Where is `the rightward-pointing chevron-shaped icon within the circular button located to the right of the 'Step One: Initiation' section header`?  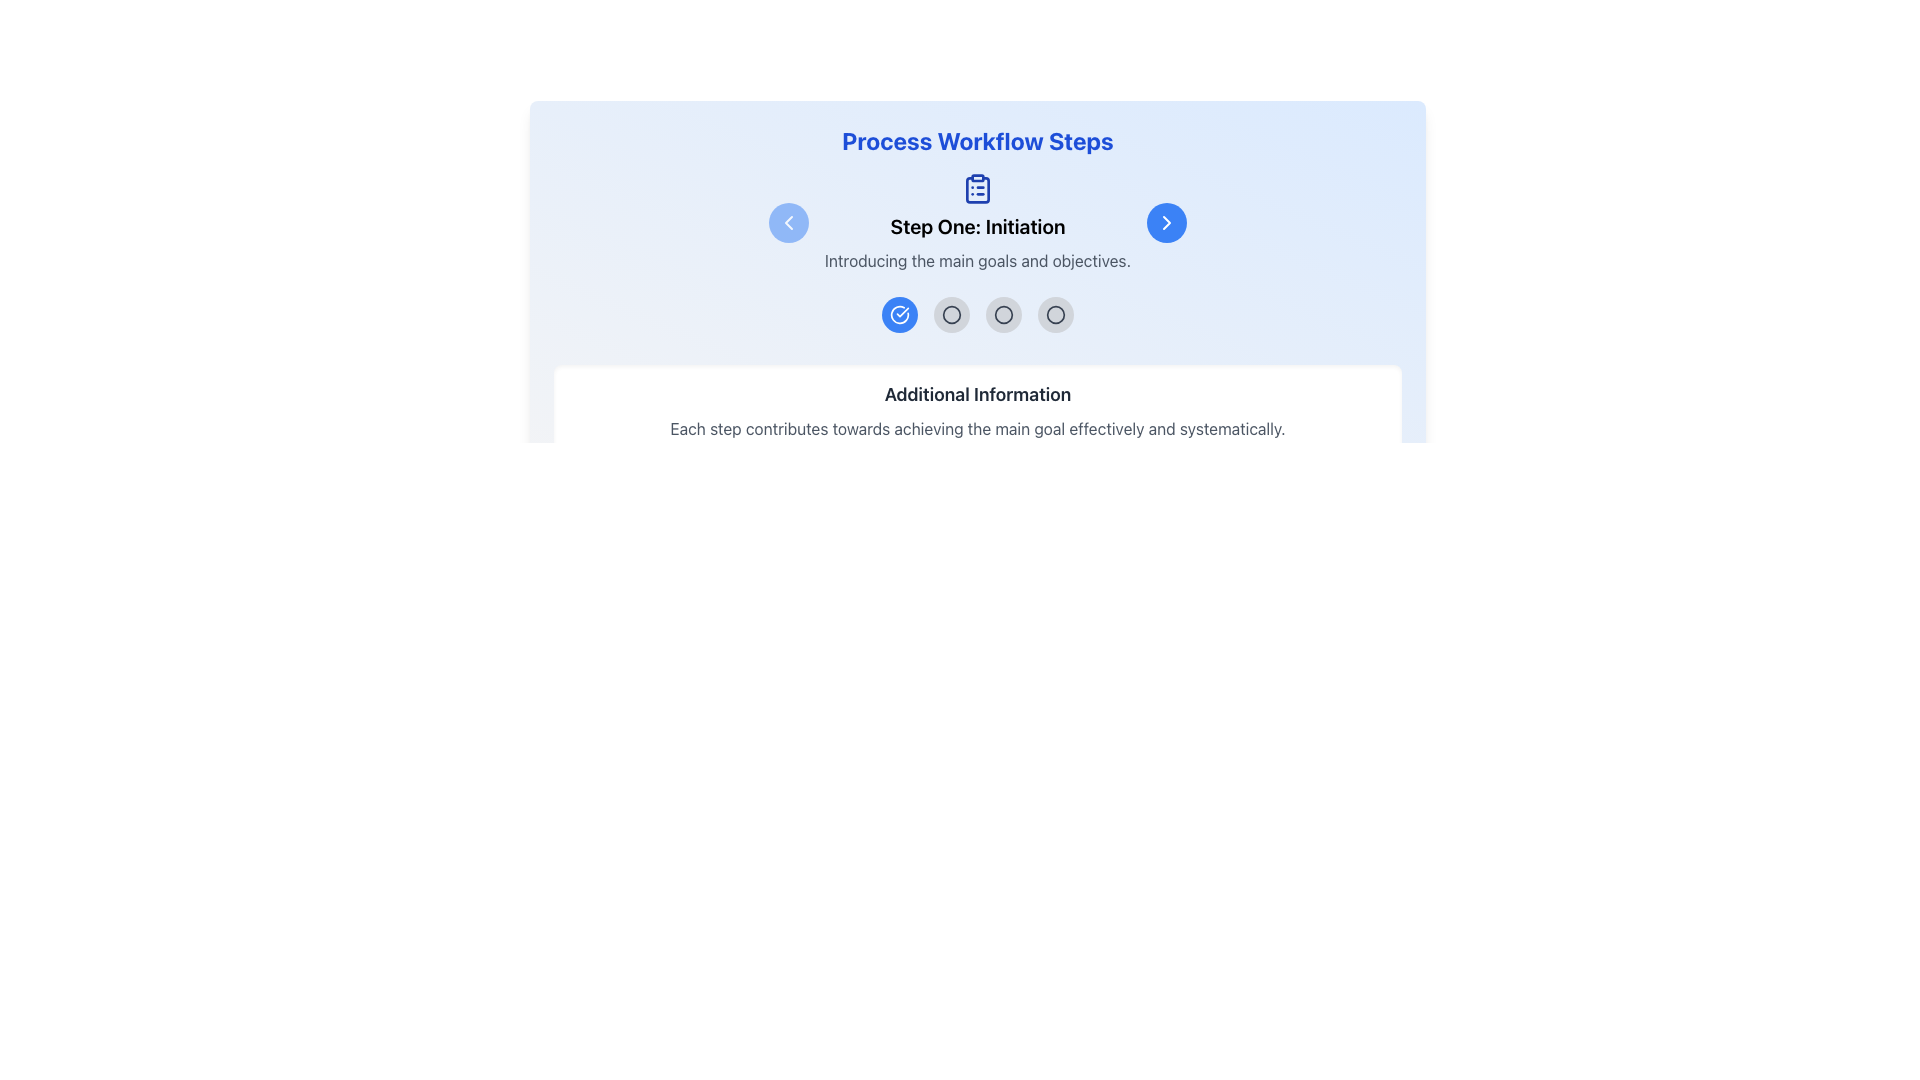
the rightward-pointing chevron-shaped icon within the circular button located to the right of the 'Step One: Initiation' section header is located at coordinates (1166, 223).